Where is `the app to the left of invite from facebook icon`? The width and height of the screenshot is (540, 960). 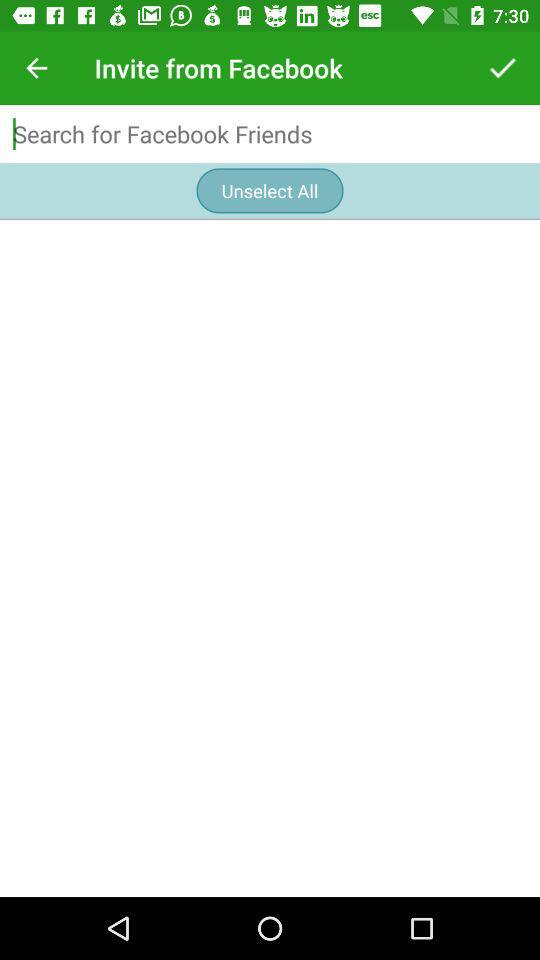 the app to the left of invite from facebook icon is located at coordinates (36, 68).